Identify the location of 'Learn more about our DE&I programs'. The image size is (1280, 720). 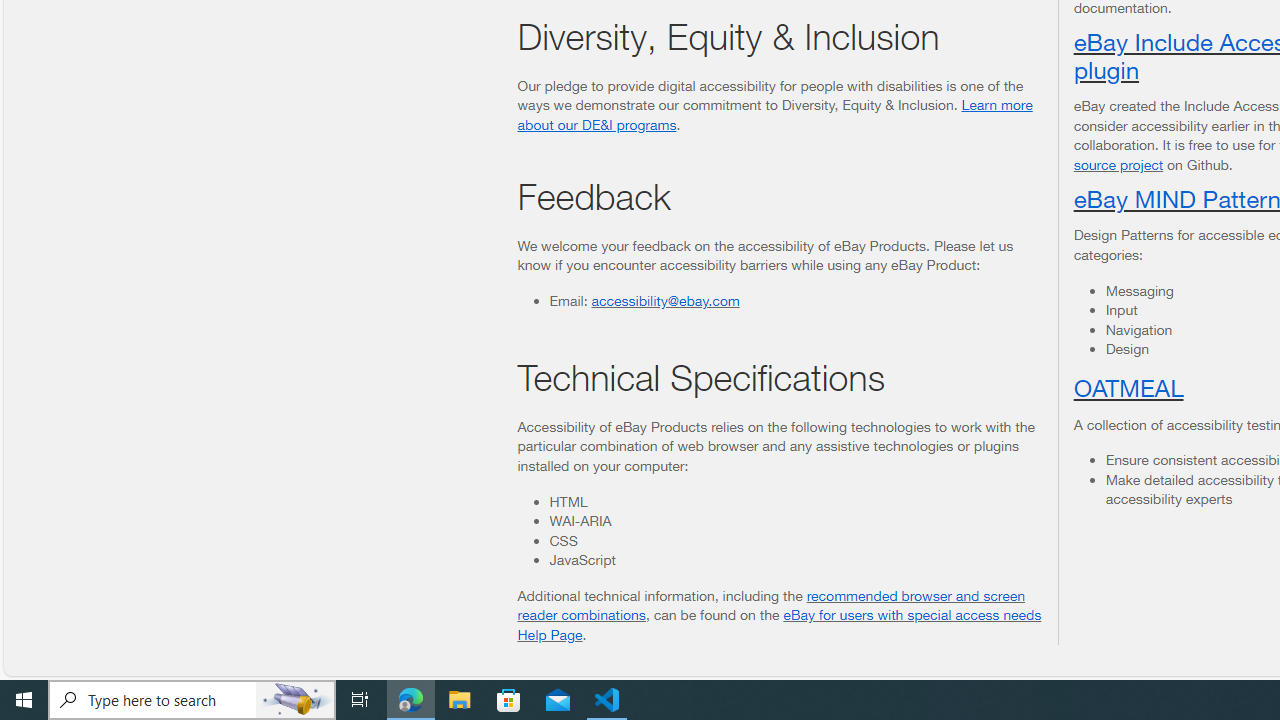
(774, 114).